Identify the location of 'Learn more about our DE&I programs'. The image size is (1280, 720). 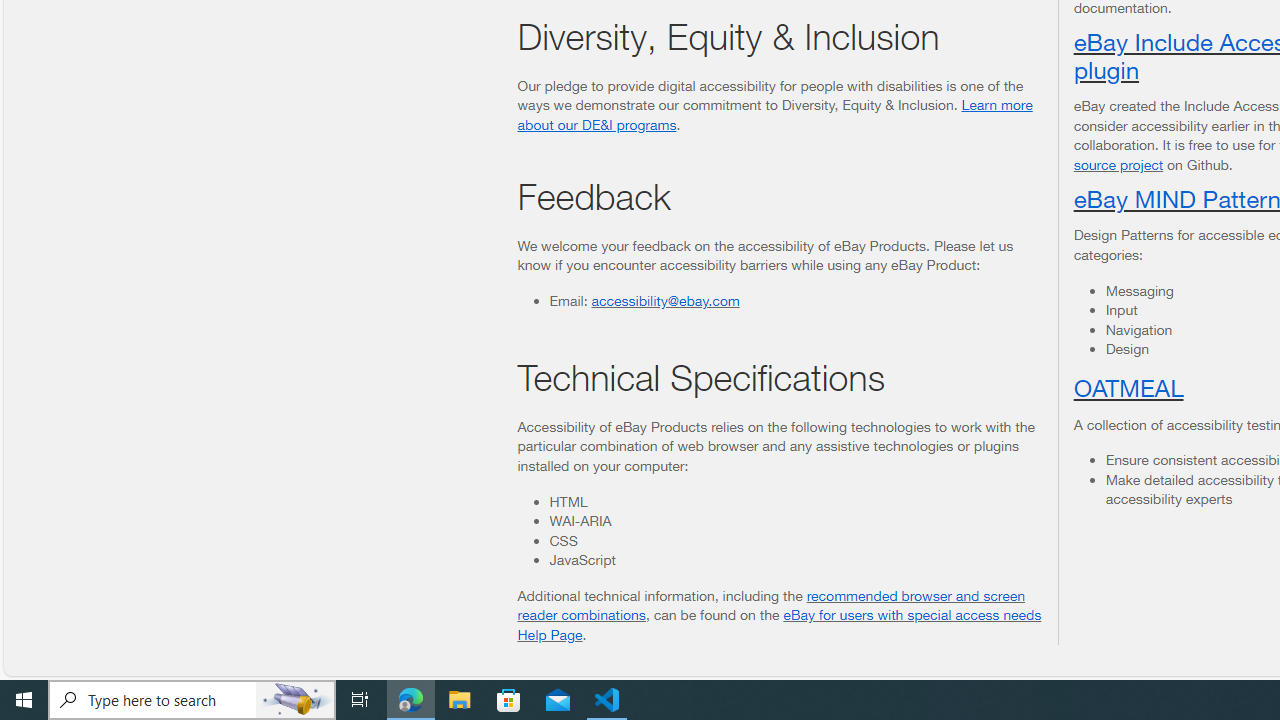
(774, 114).